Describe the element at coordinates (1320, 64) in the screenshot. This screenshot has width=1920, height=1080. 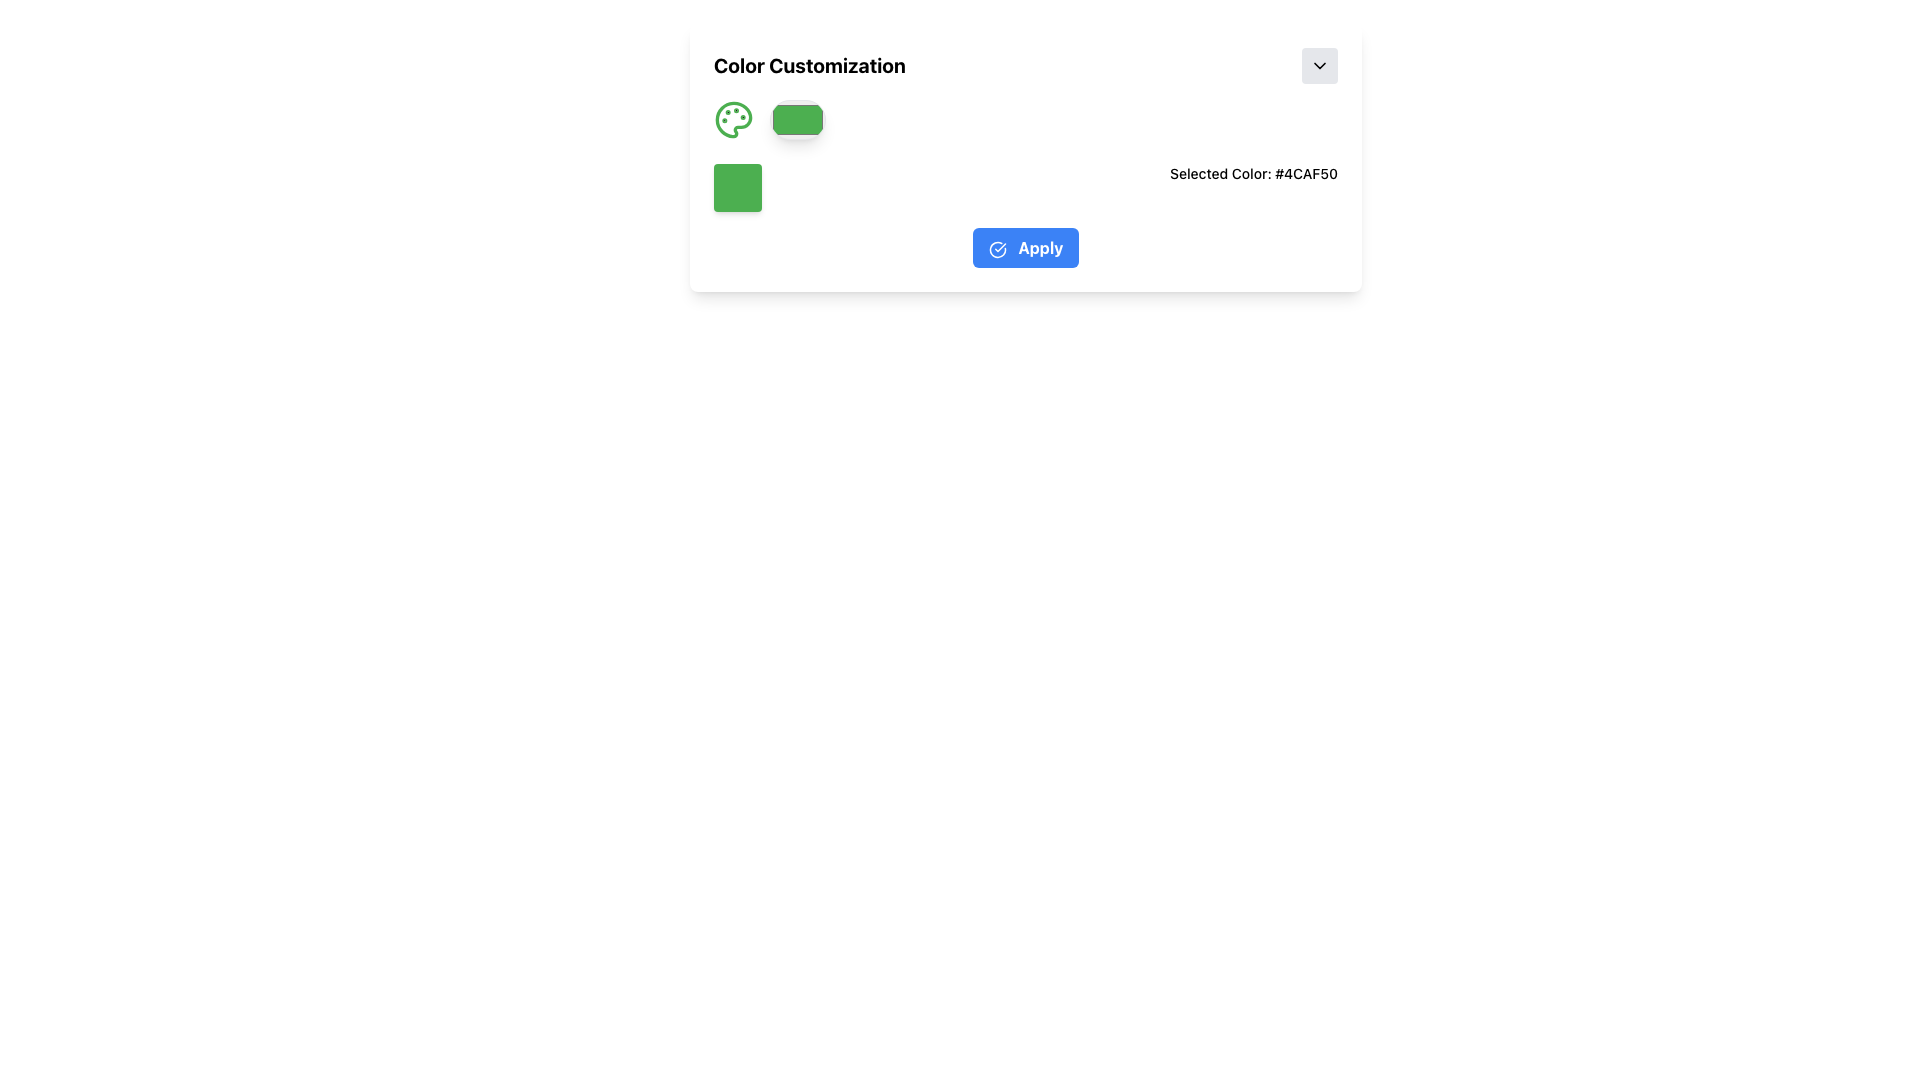
I see `the button with a light gray background and a downward-facing chevron icon located` at that location.